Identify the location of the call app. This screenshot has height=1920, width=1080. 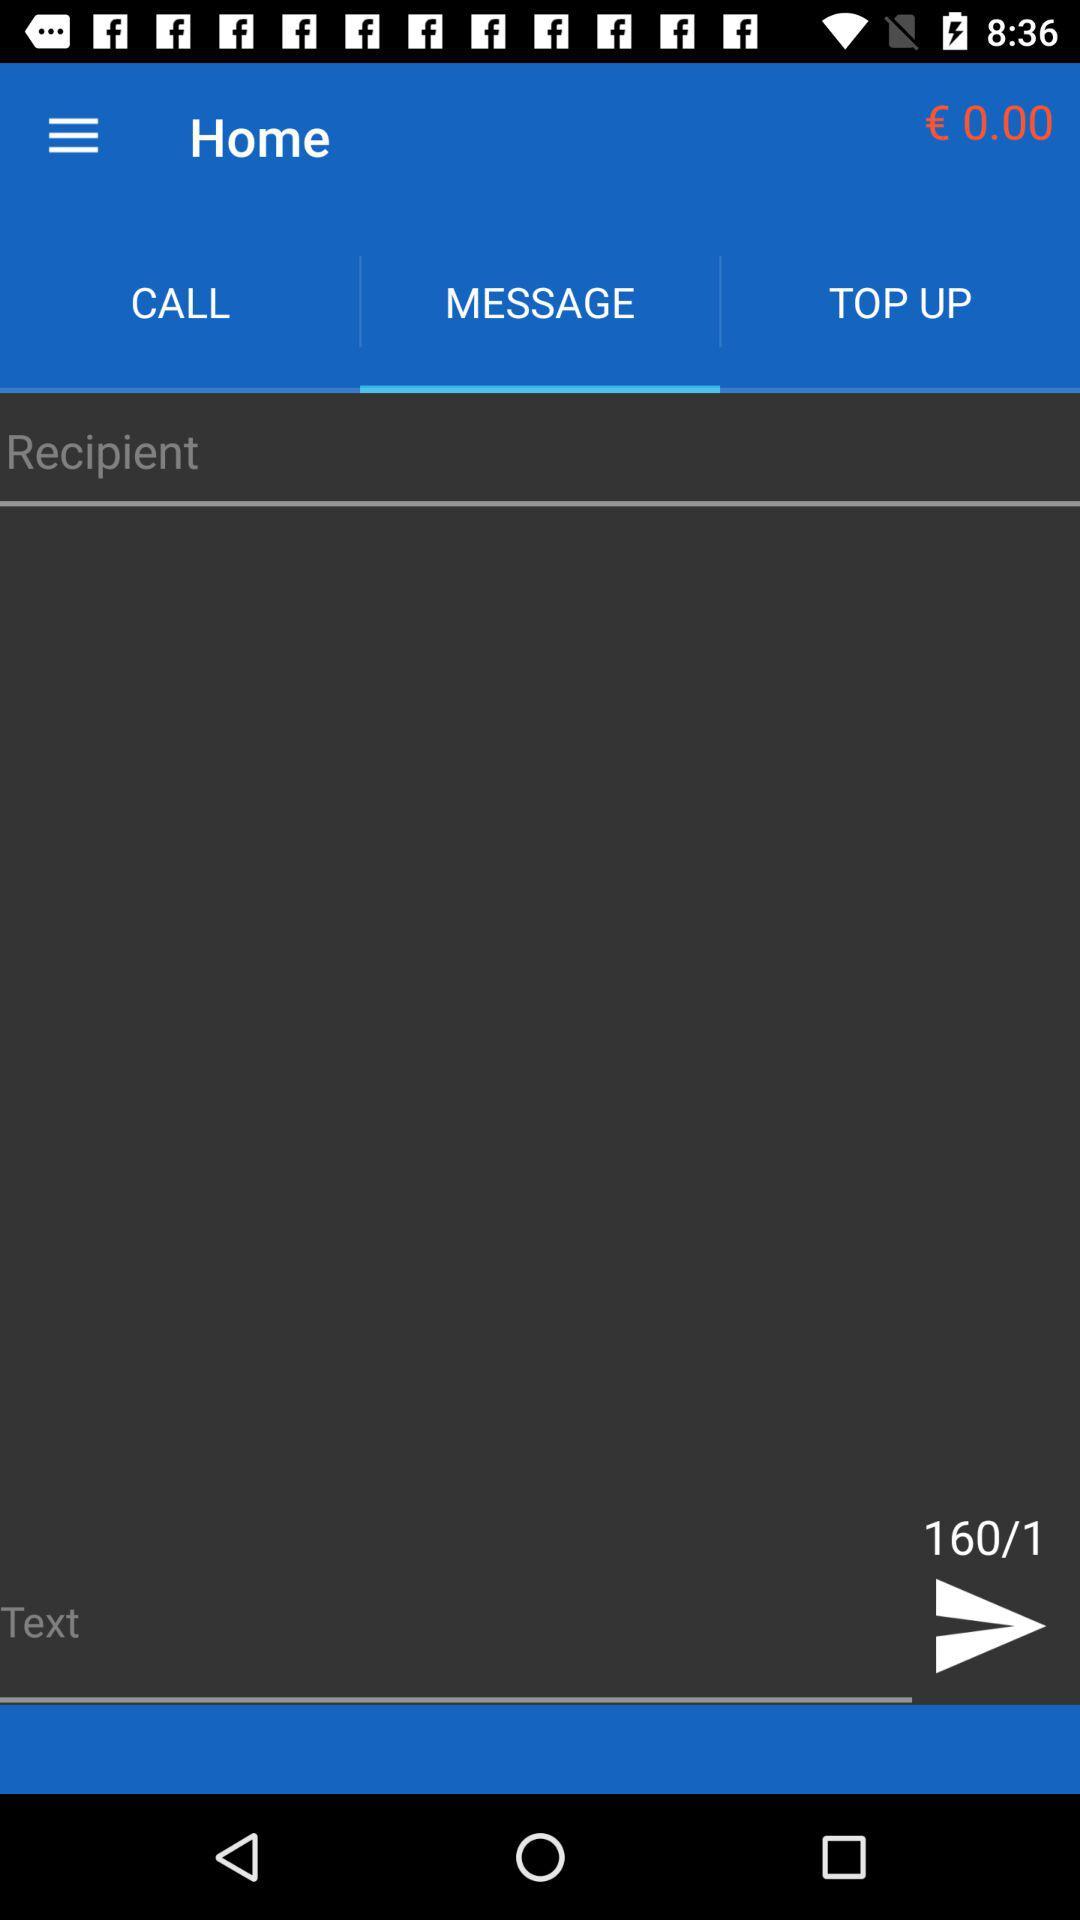
(180, 300).